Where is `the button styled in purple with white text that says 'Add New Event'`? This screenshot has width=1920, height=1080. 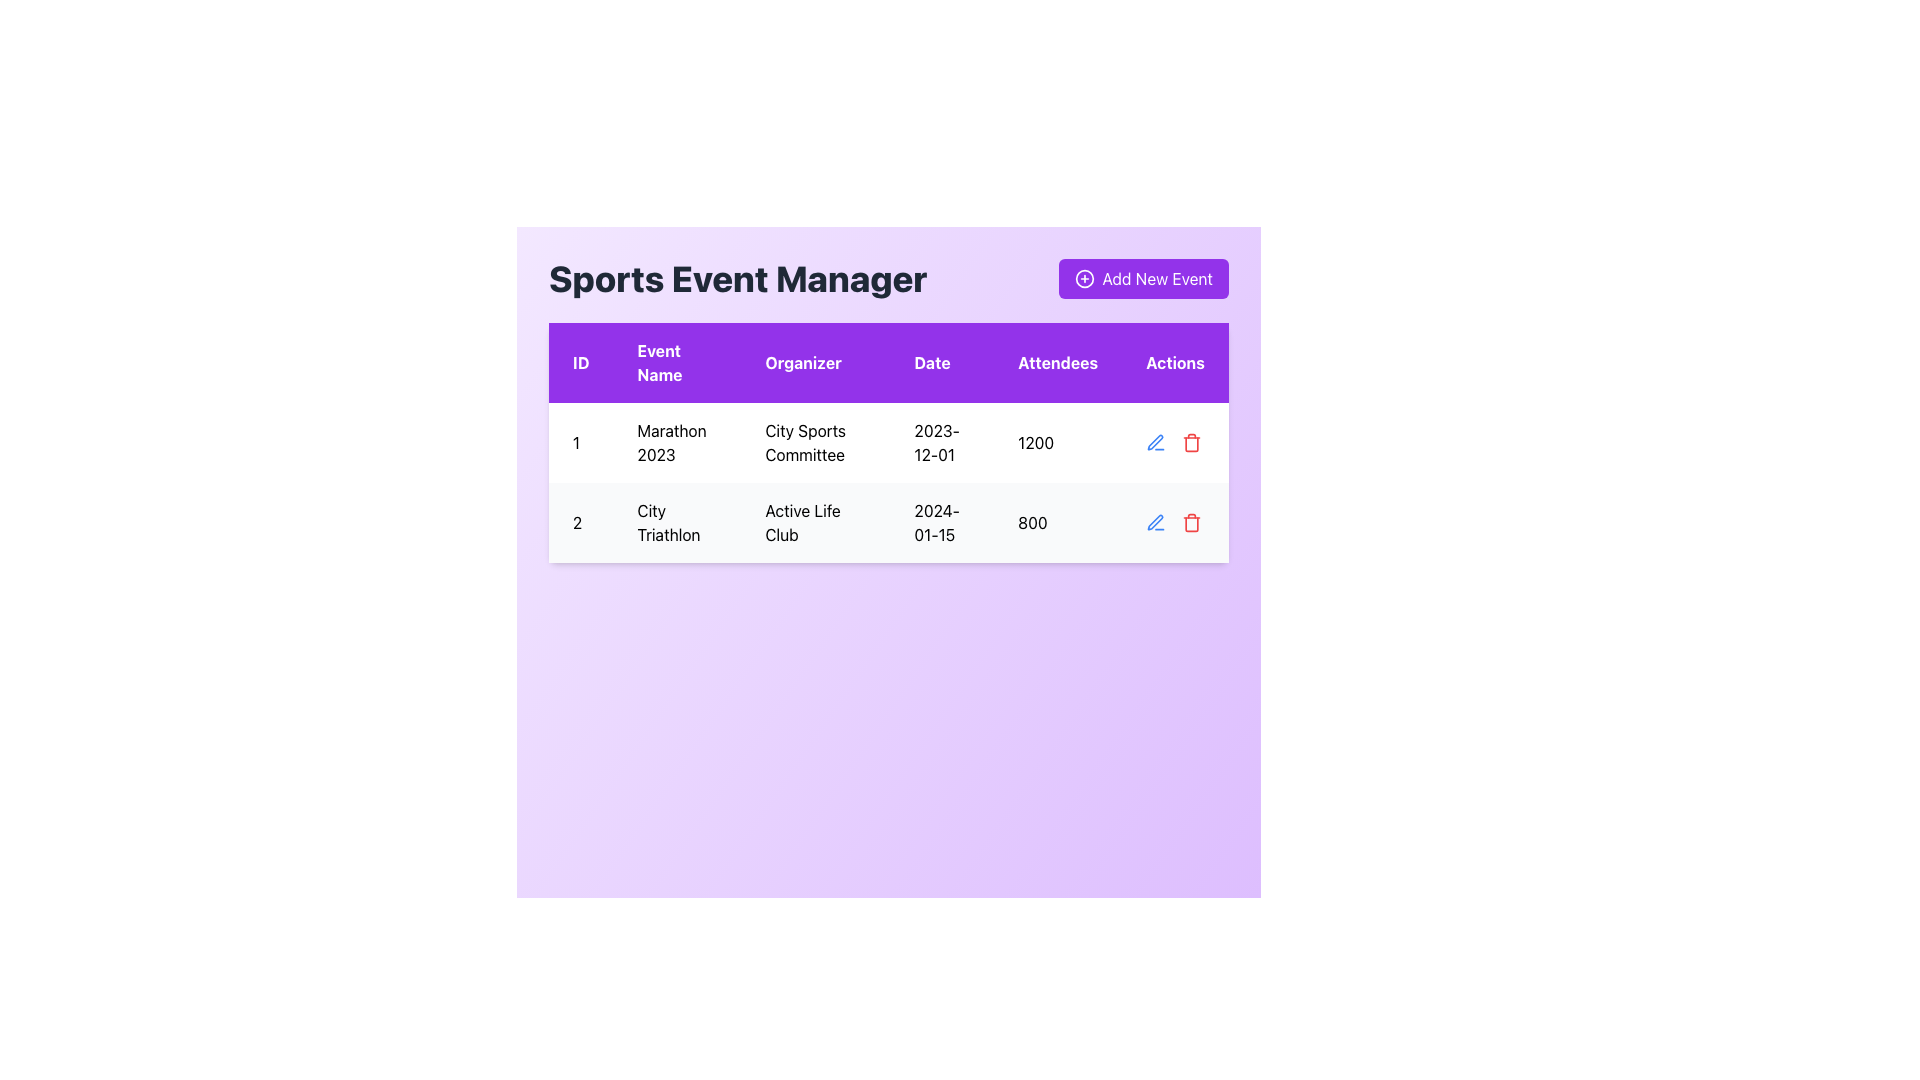 the button styled in purple with white text that says 'Add New Event' is located at coordinates (1143, 278).